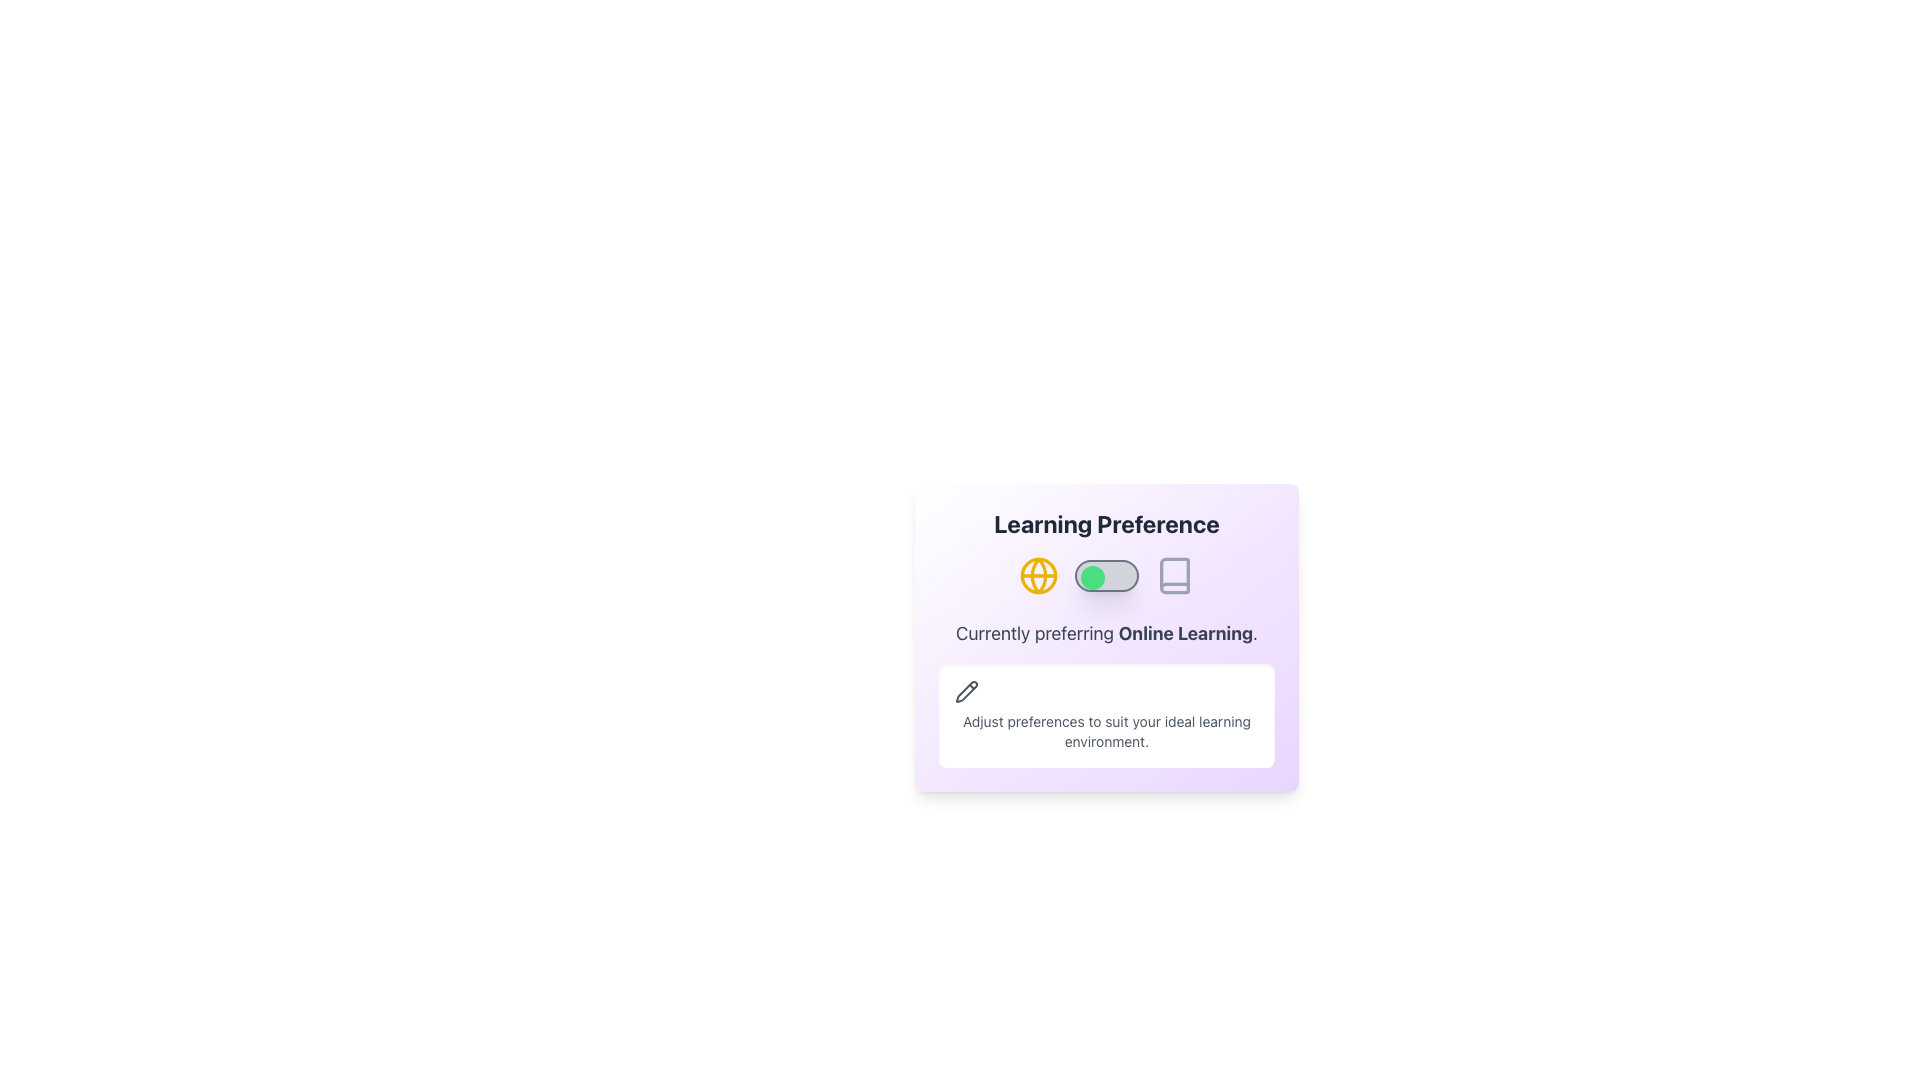 The image size is (1920, 1080). Describe the element at coordinates (1106, 575) in the screenshot. I see `the toggle switch located in the center of the 'Learning Preference' user card` at that location.